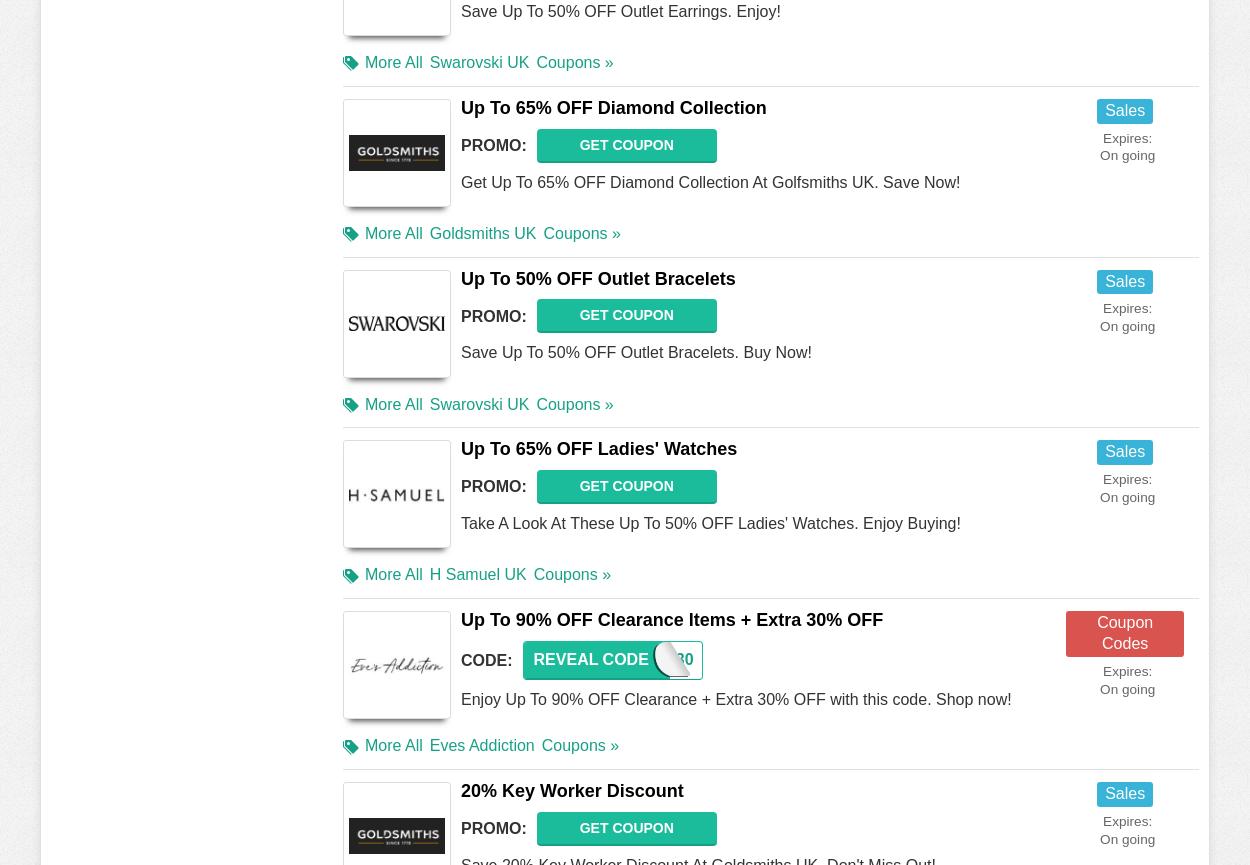 The height and width of the screenshot is (865, 1250). What do you see at coordinates (672, 620) in the screenshot?
I see `'Up To 90% OFF Clearance Items + Extra 30% OFF'` at bounding box center [672, 620].